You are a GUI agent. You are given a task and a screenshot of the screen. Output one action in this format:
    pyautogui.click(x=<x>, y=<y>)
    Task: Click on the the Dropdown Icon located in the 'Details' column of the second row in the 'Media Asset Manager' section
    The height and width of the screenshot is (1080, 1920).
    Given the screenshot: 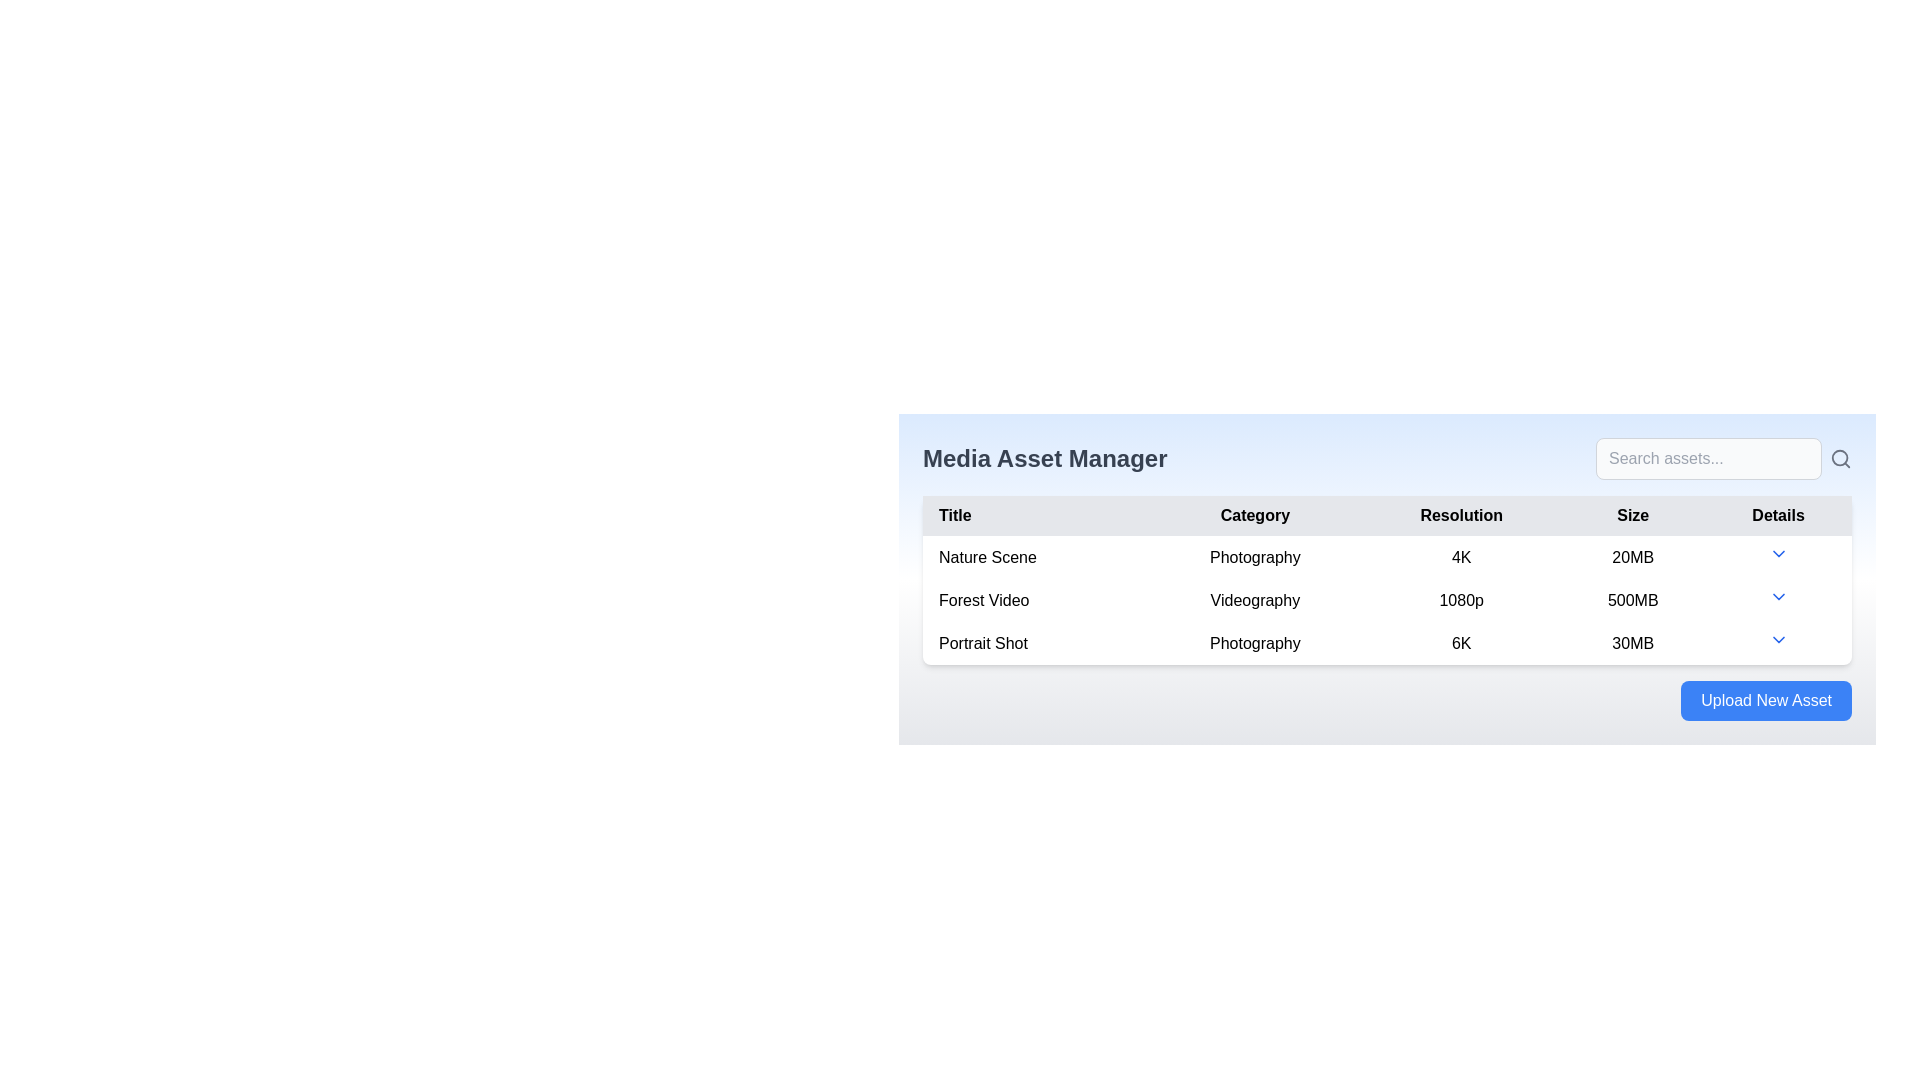 What is the action you would take?
    pyautogui.click(x=1778, y=596)
    